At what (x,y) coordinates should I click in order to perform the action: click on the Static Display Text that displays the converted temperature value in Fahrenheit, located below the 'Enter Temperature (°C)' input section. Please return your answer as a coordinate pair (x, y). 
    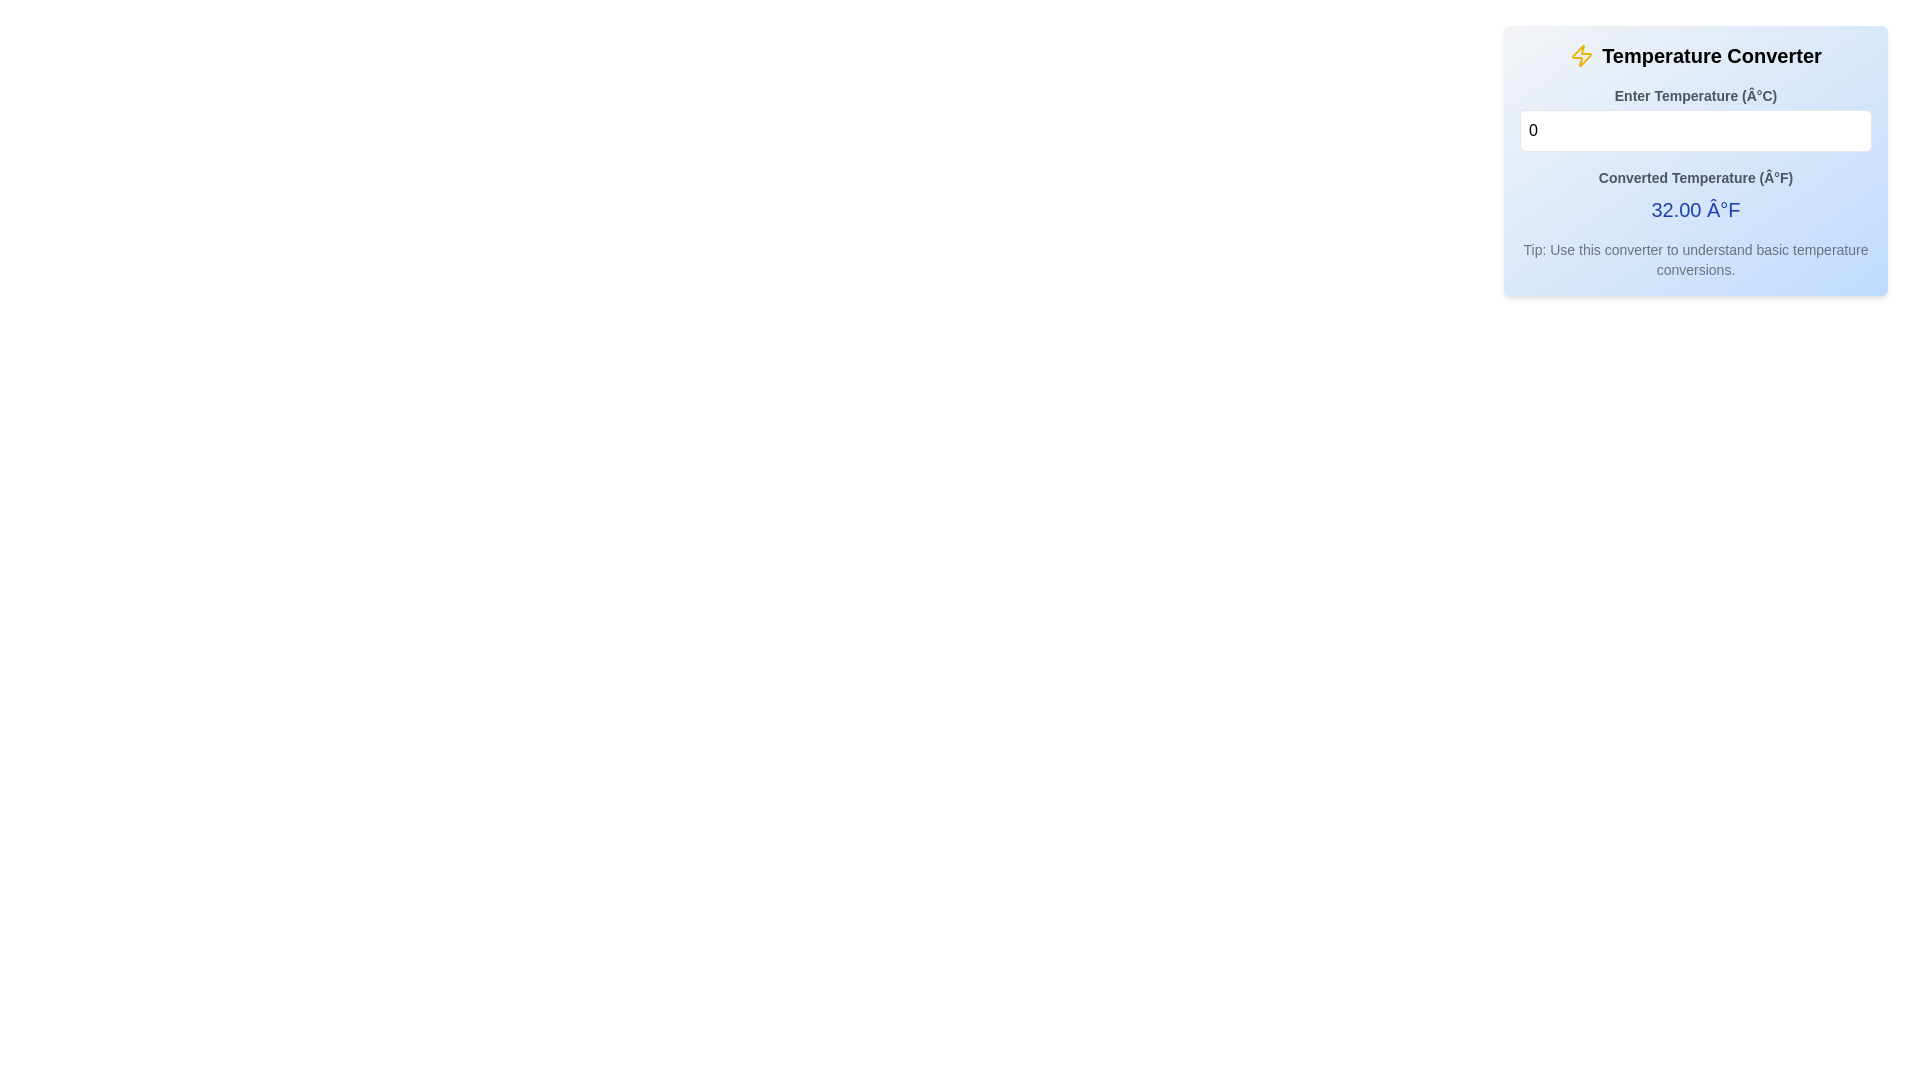
    Looking at the image, I should click on (1694, 196).